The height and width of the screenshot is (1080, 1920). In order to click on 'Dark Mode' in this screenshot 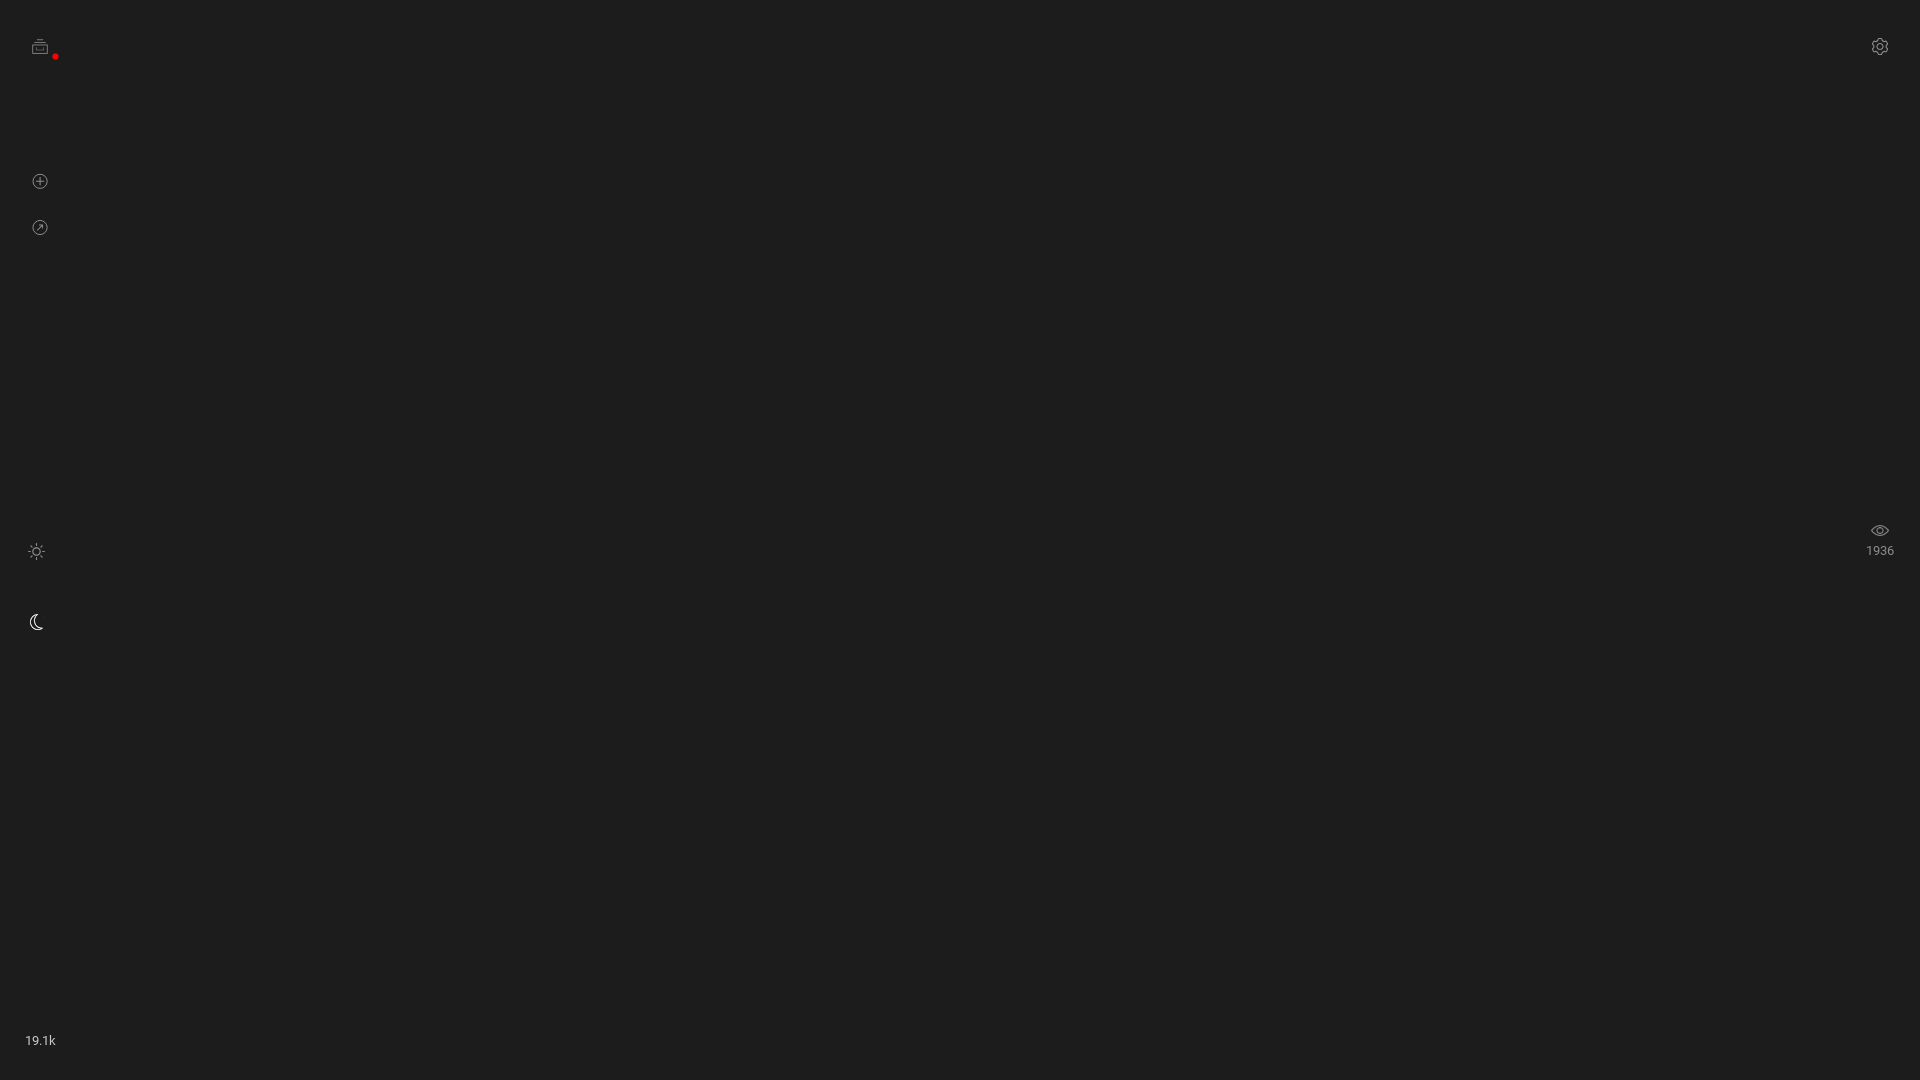, I will do `click(28, 620)`.